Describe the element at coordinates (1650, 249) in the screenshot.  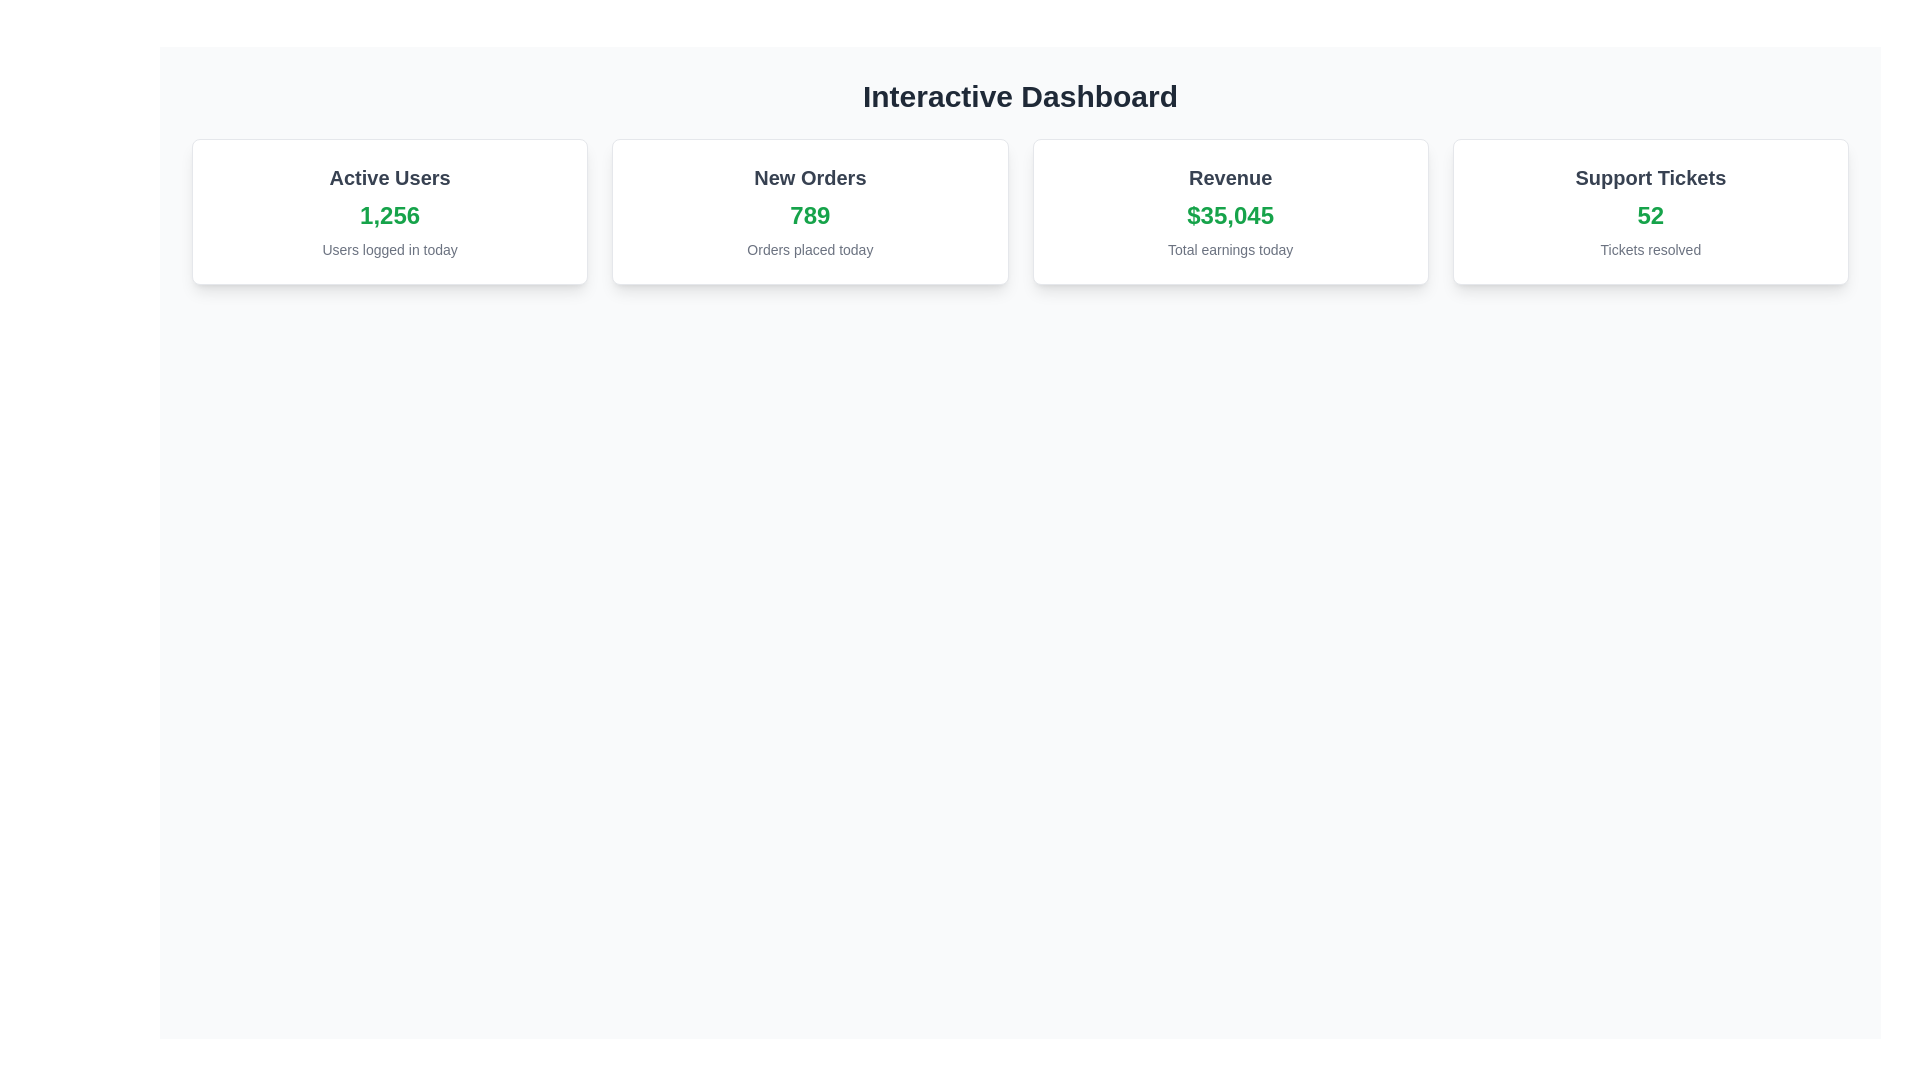
I see `the static text label reading 'Tickets resolved' located below the number '52' in the 'Support Tickets' card` at that location.